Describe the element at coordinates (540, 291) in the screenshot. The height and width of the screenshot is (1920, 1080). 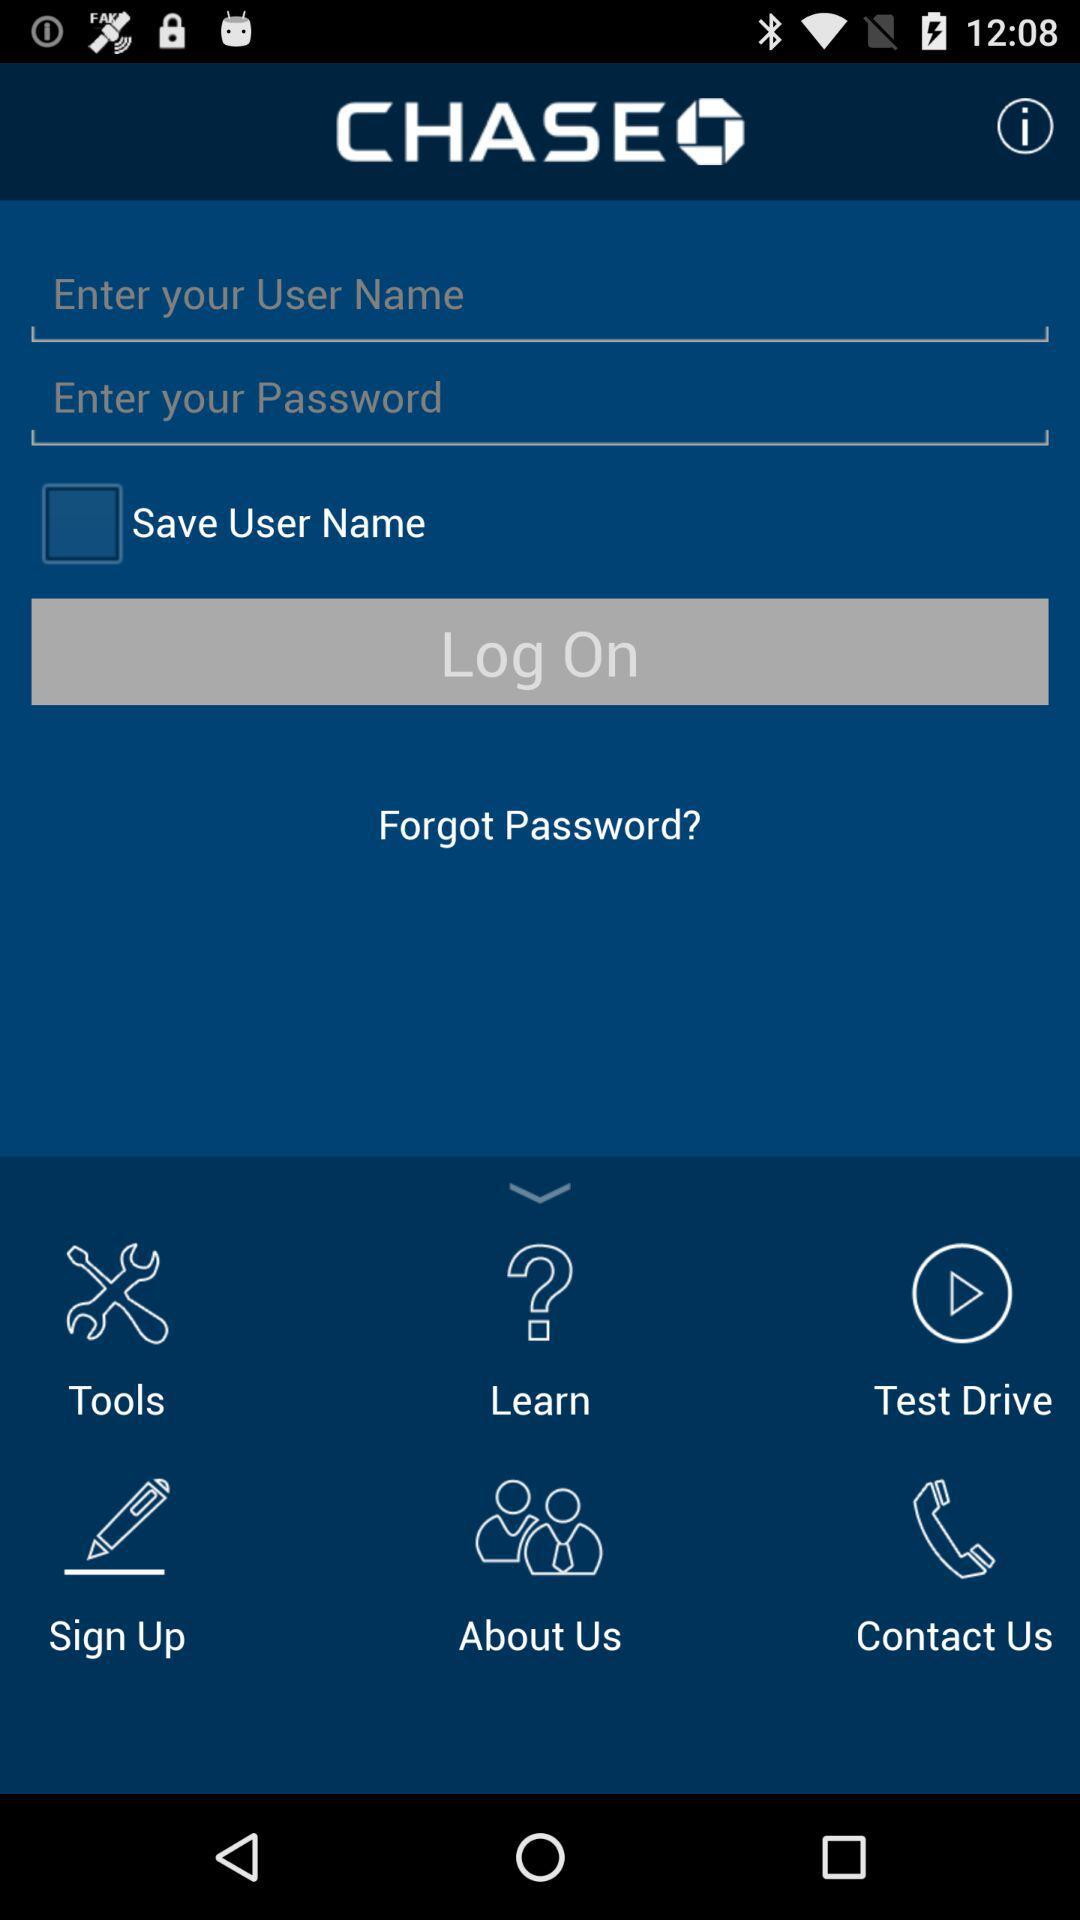
I see `username` at that location.